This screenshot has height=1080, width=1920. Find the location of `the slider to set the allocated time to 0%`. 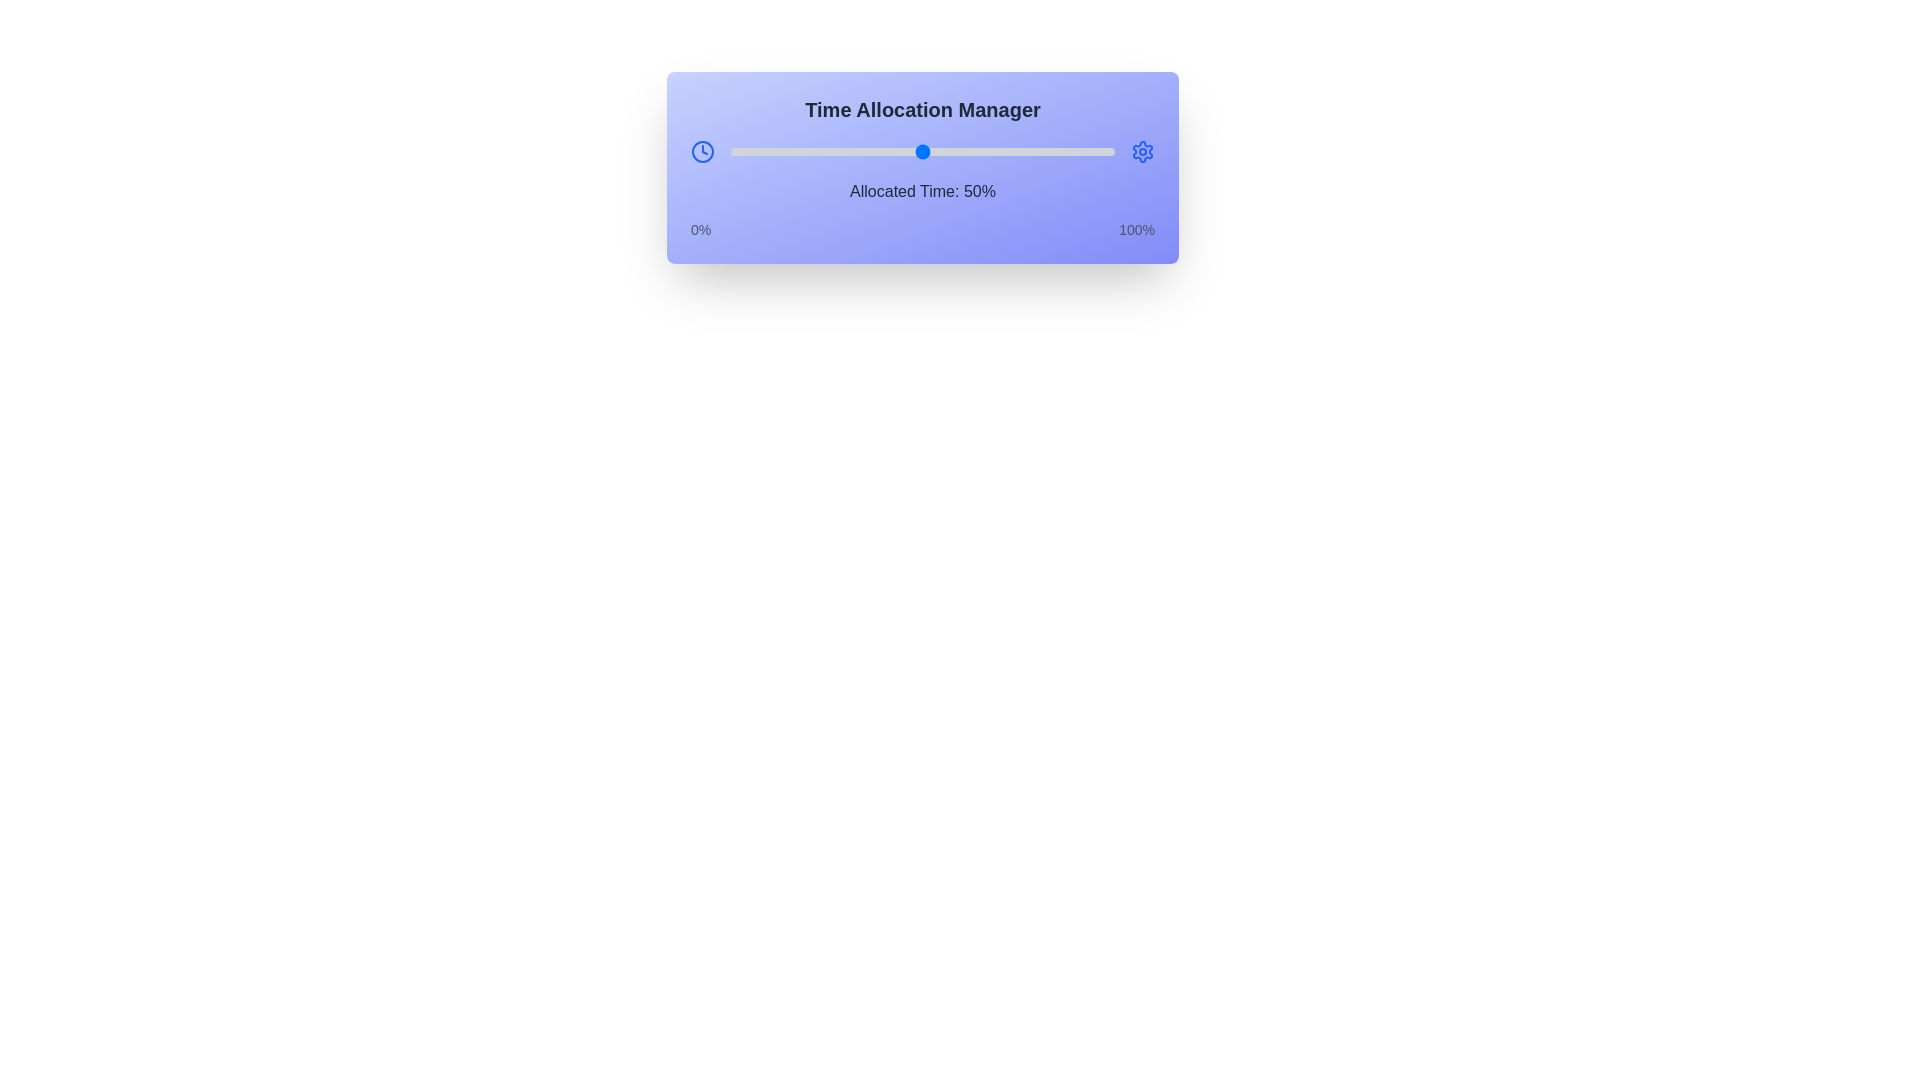

the slider to set the allocated time to 0% is located at coordinates (729, 150).